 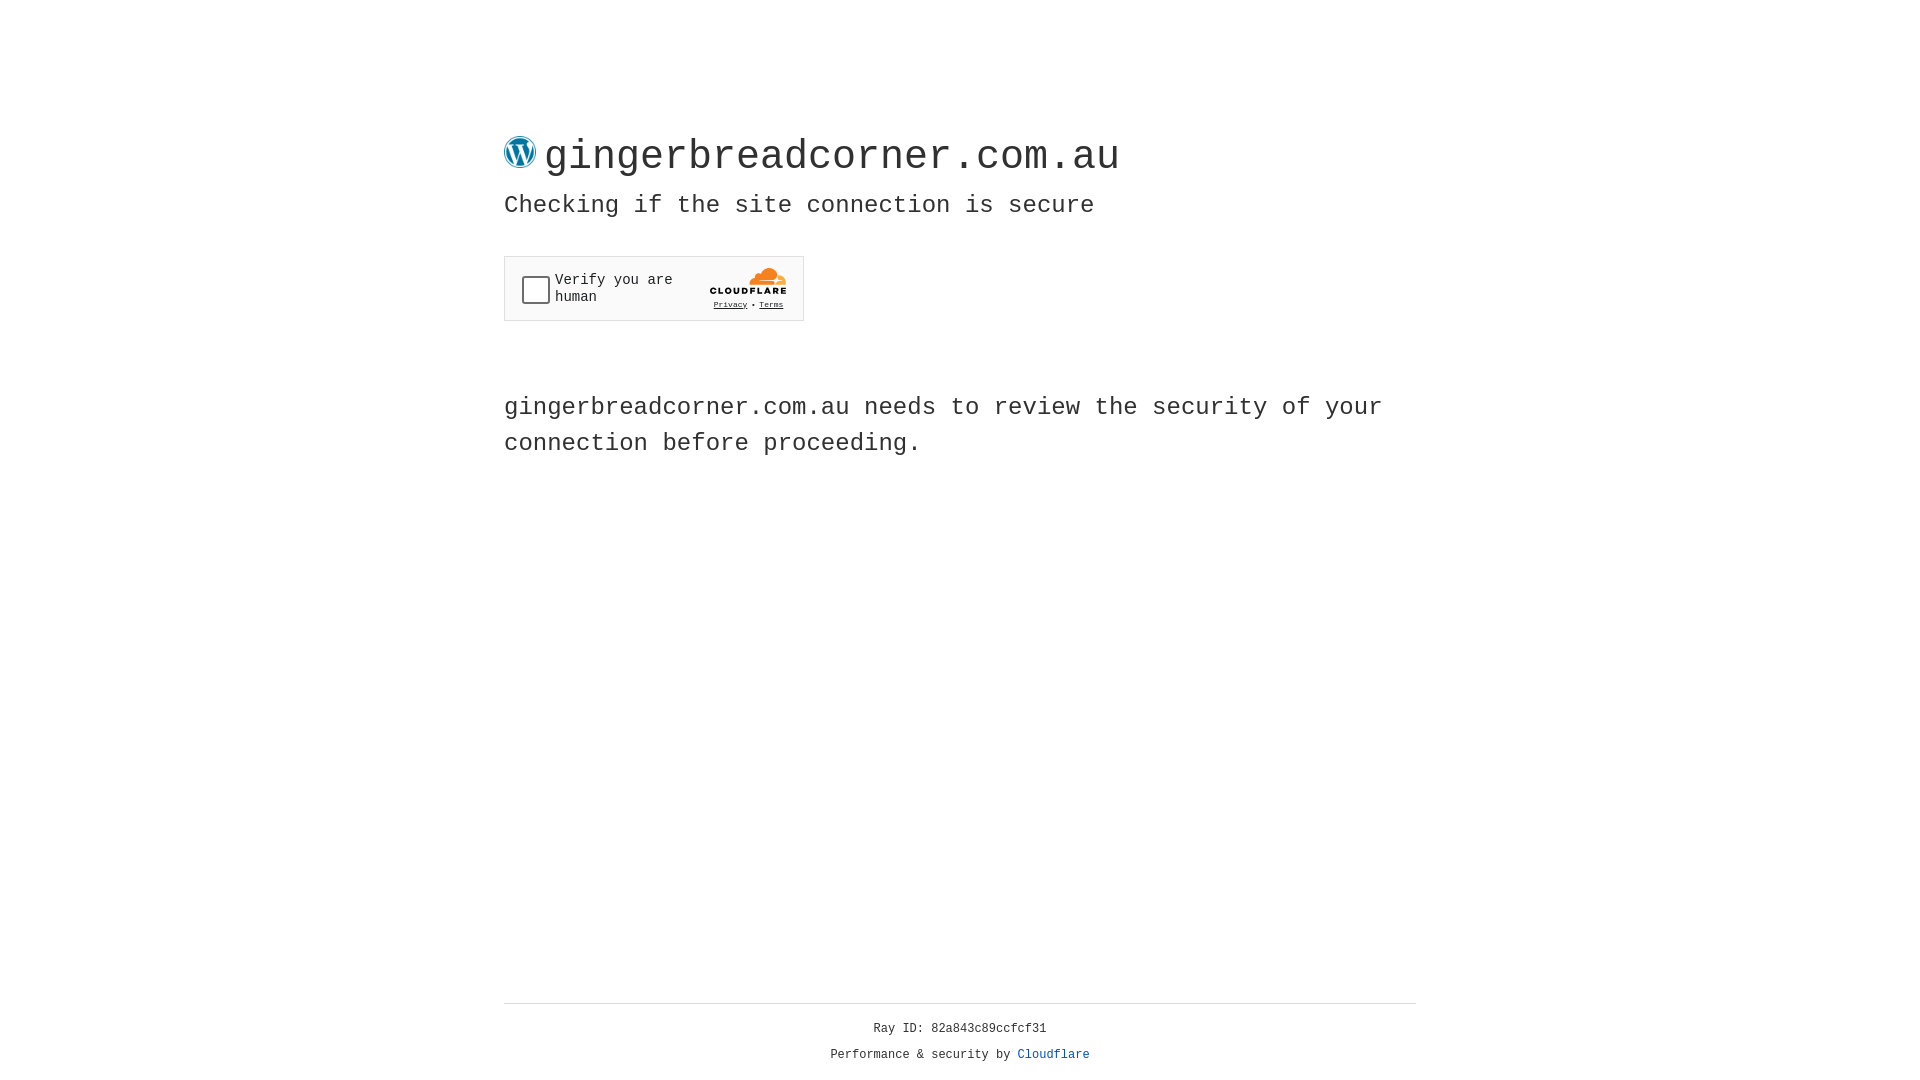 I want to click on 'Cloudflare', so click(x=1053, y=1054).